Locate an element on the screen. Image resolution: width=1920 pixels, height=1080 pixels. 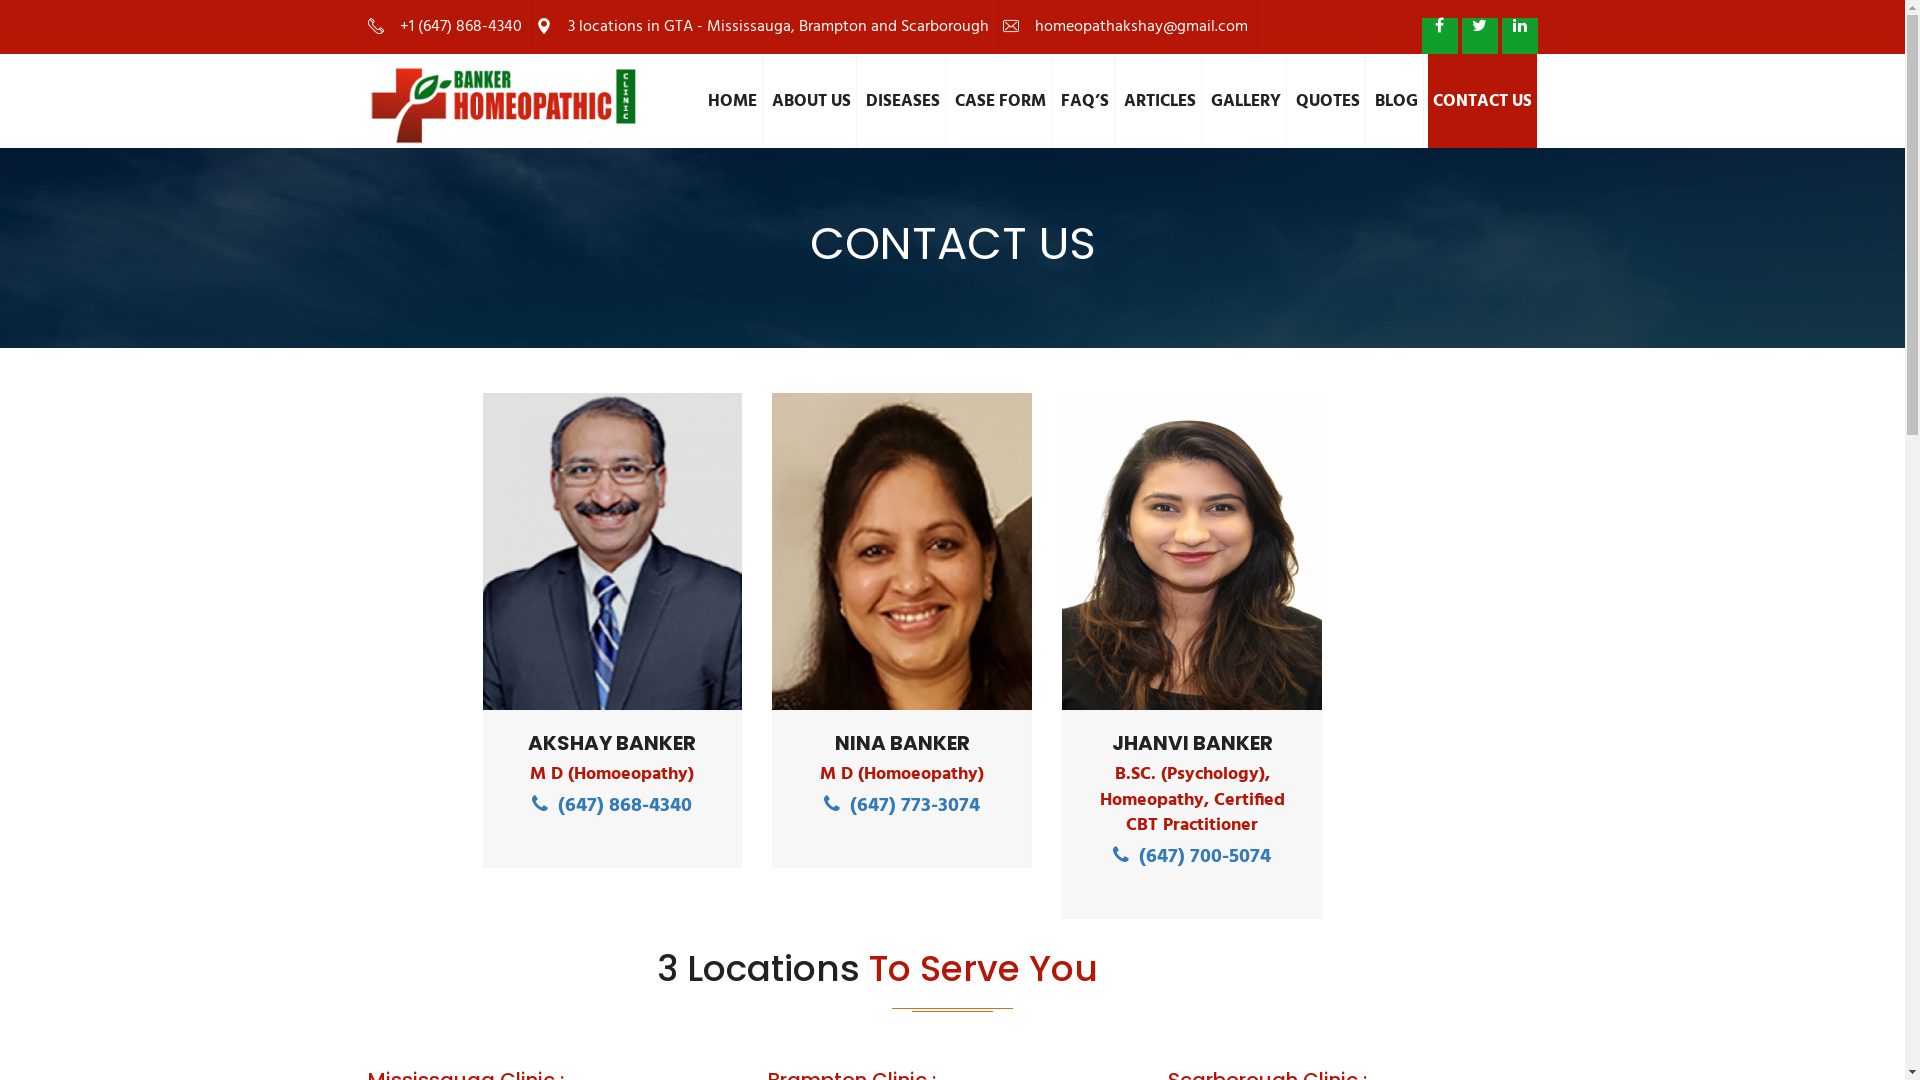
'ABOUT US' is located at coordinates (811, 100).